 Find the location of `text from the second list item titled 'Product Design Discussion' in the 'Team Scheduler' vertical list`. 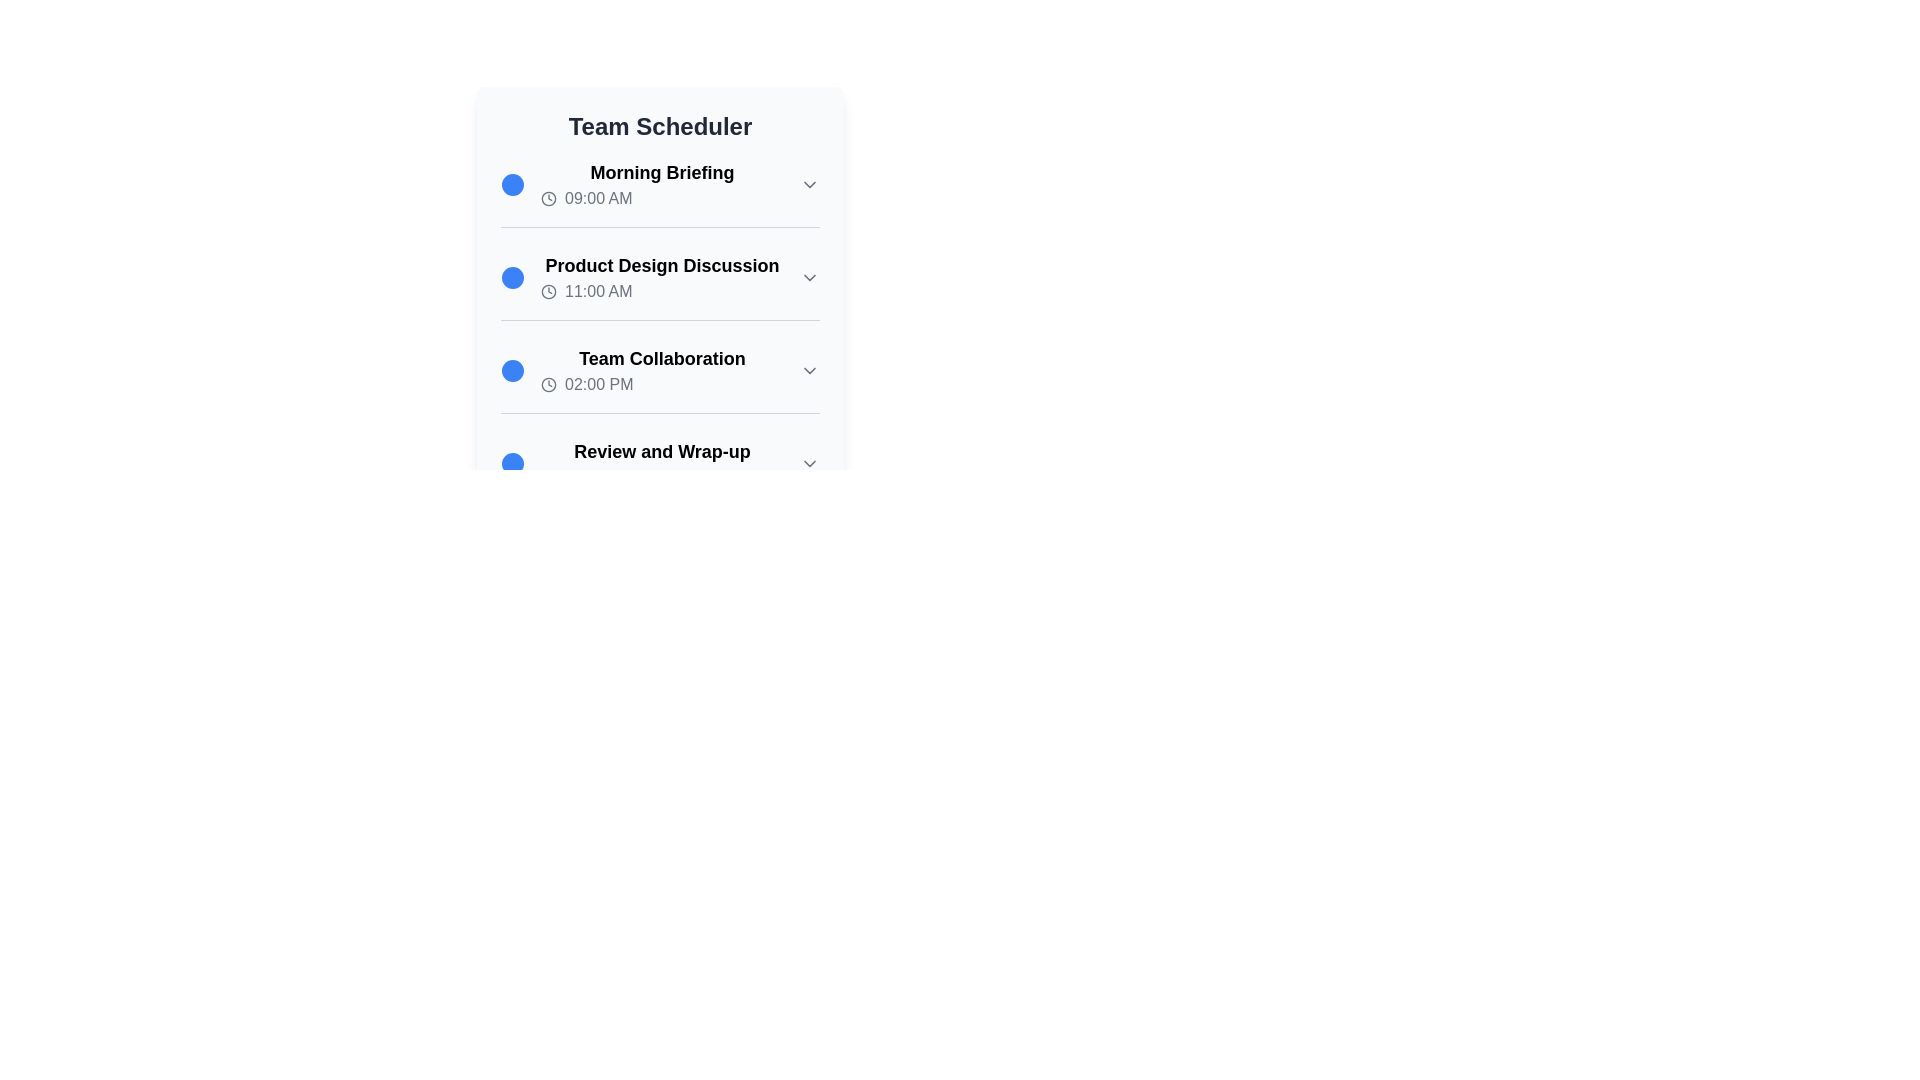

text from the second list item titled 'Product Design Discussion' in the 'Team Scheduler' vertical list is located at coordinates (660, 286).